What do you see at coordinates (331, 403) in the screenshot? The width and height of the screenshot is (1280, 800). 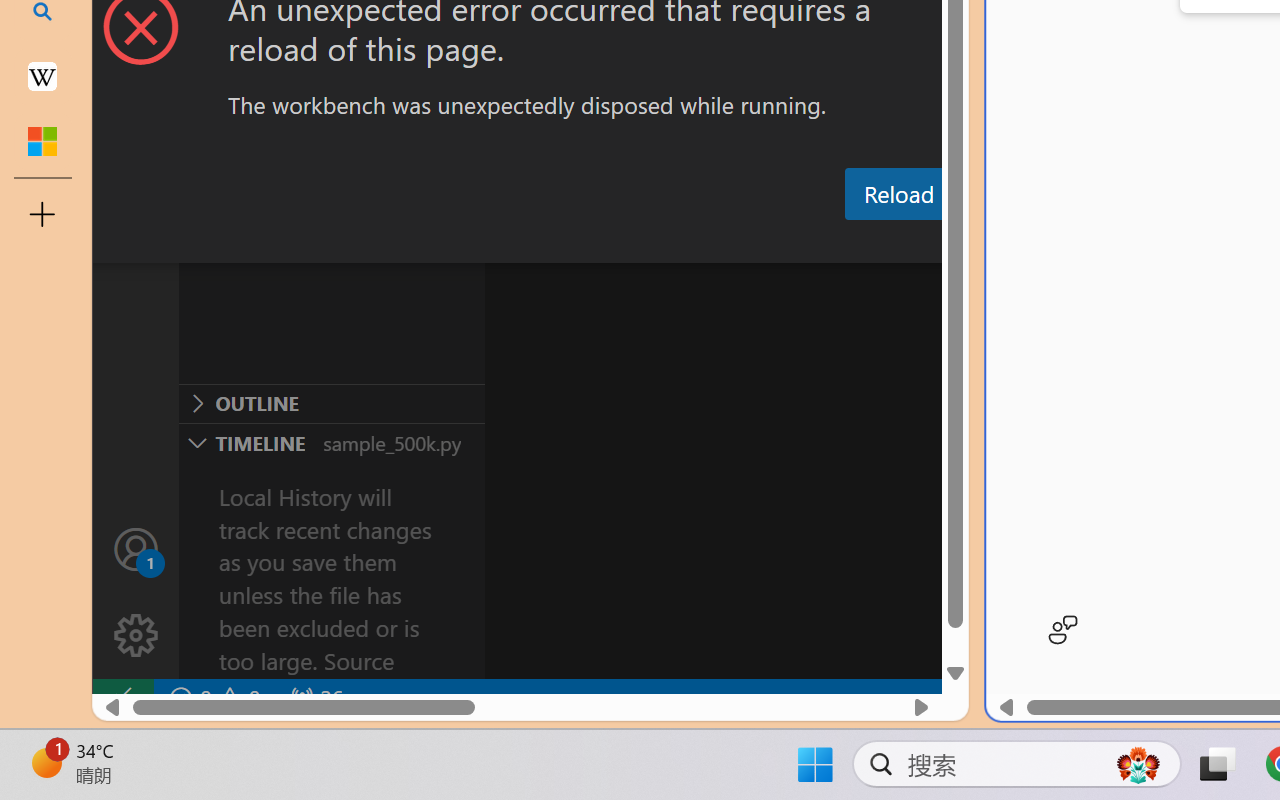 I see `'Outline Section'` at bounding box center [331, 403].